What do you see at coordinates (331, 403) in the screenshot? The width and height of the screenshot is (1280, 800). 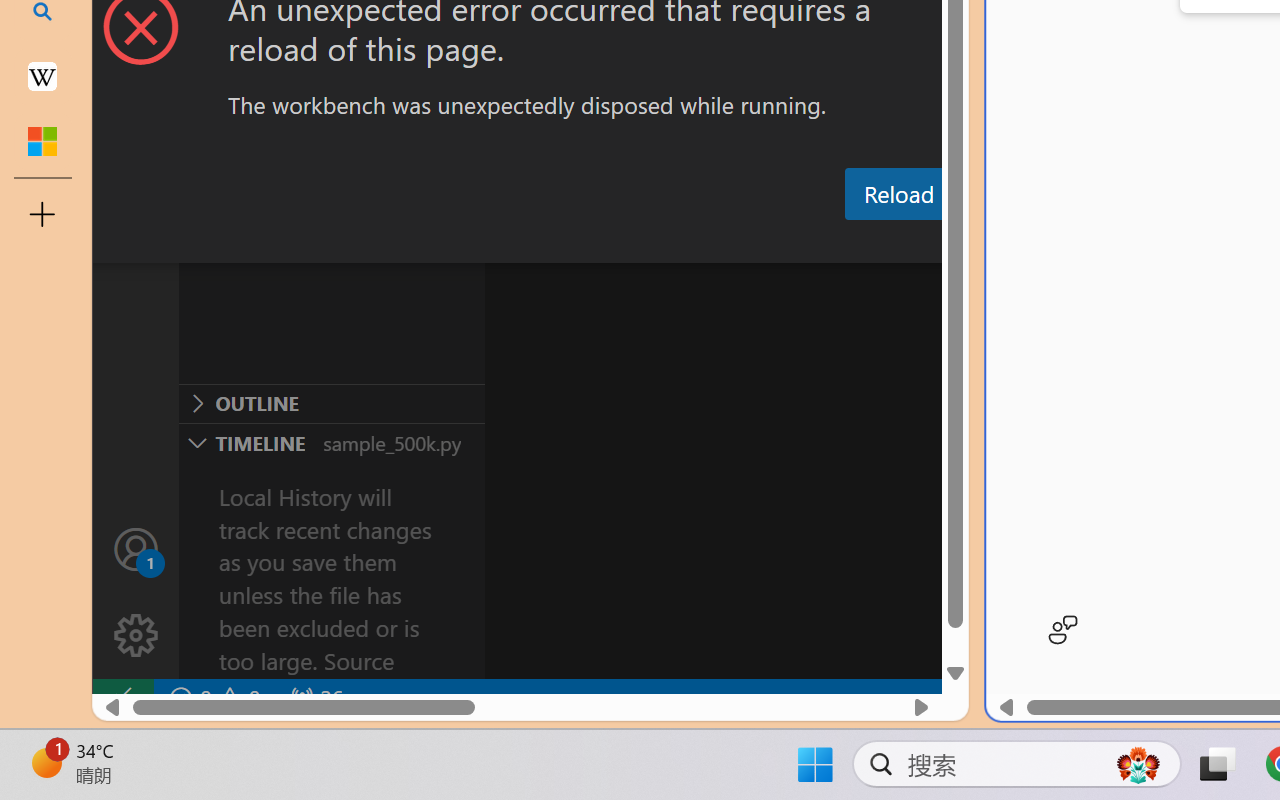 I see `'Outline Section'` at bounding box center [331, 403].